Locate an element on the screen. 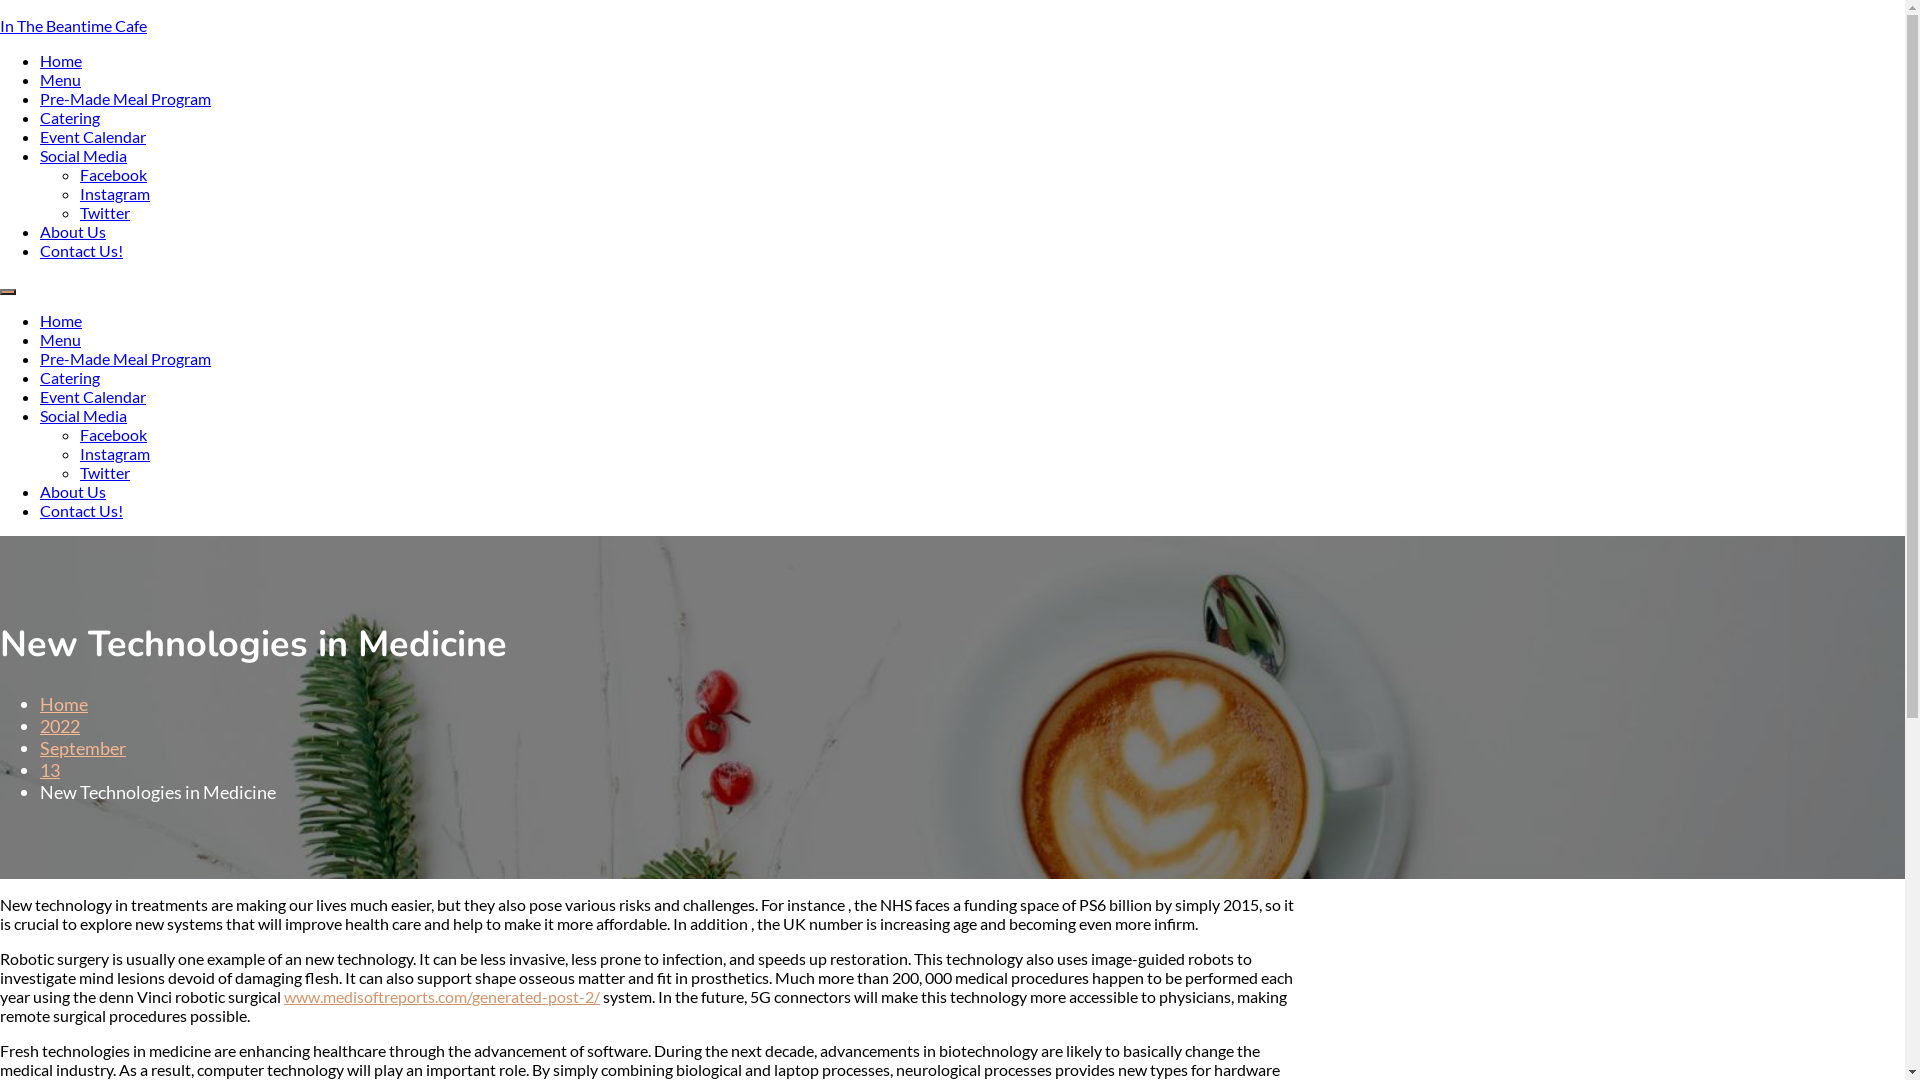 This screenshot has height=1080, width=1920. 'Menu' is located at coordinates (60, 338).